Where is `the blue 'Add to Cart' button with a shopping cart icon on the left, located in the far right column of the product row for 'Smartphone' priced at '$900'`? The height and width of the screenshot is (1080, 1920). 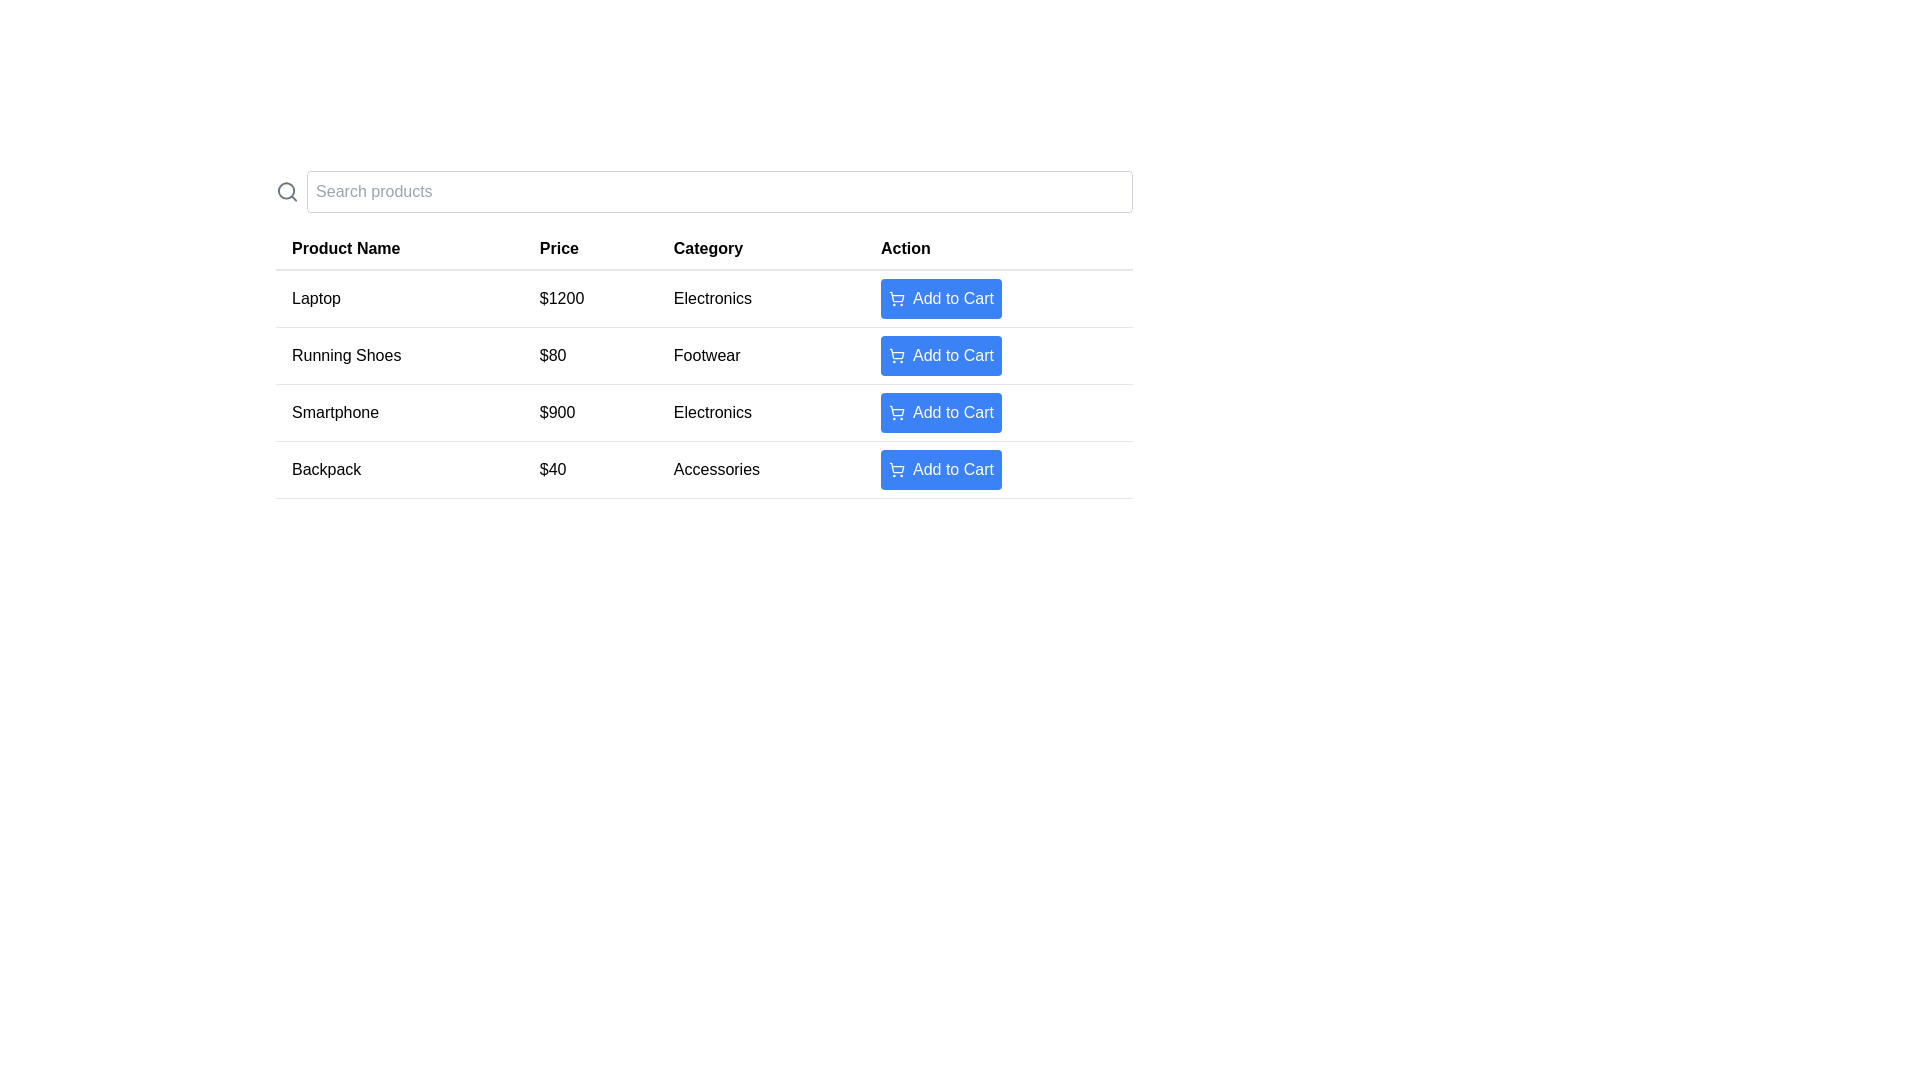
the blue 'Add to Cart' button with a shopping cart icon on the left, located in the far right column of the product row for 'Smartphone' priced at '$900' is located at coordinates (998, 411).